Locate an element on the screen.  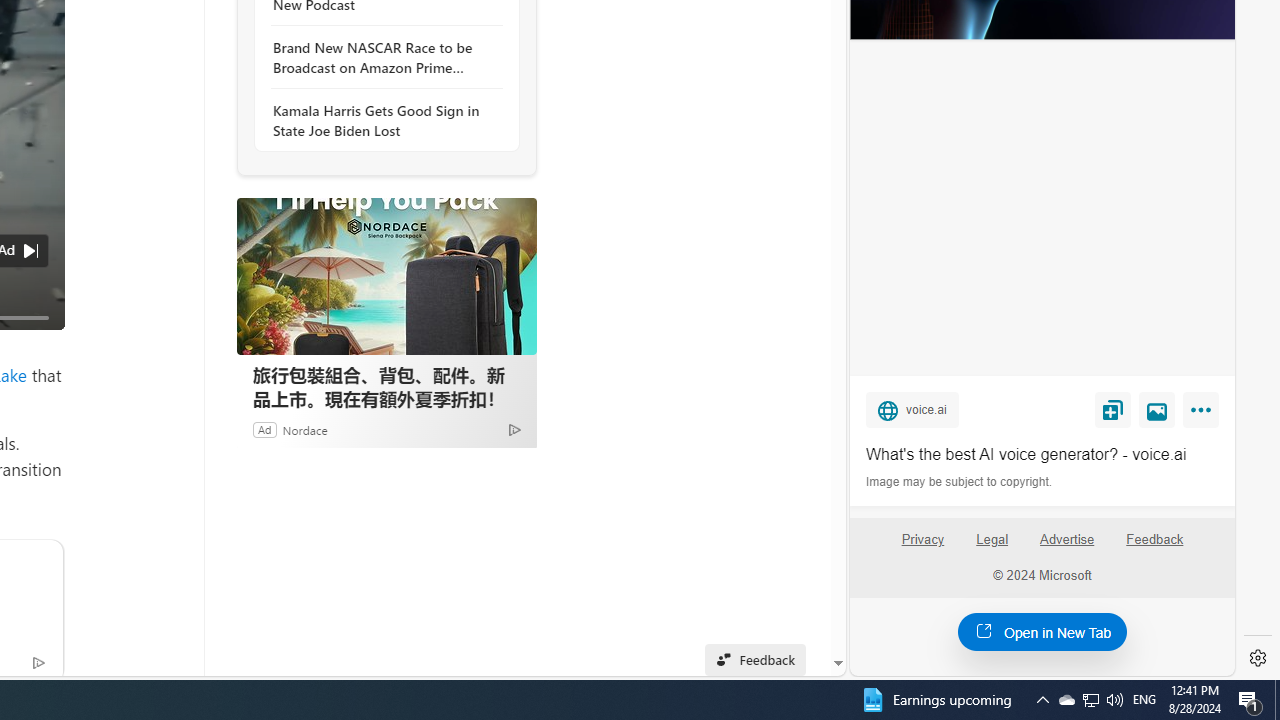
'What' is located at coordinates (1041, 455).